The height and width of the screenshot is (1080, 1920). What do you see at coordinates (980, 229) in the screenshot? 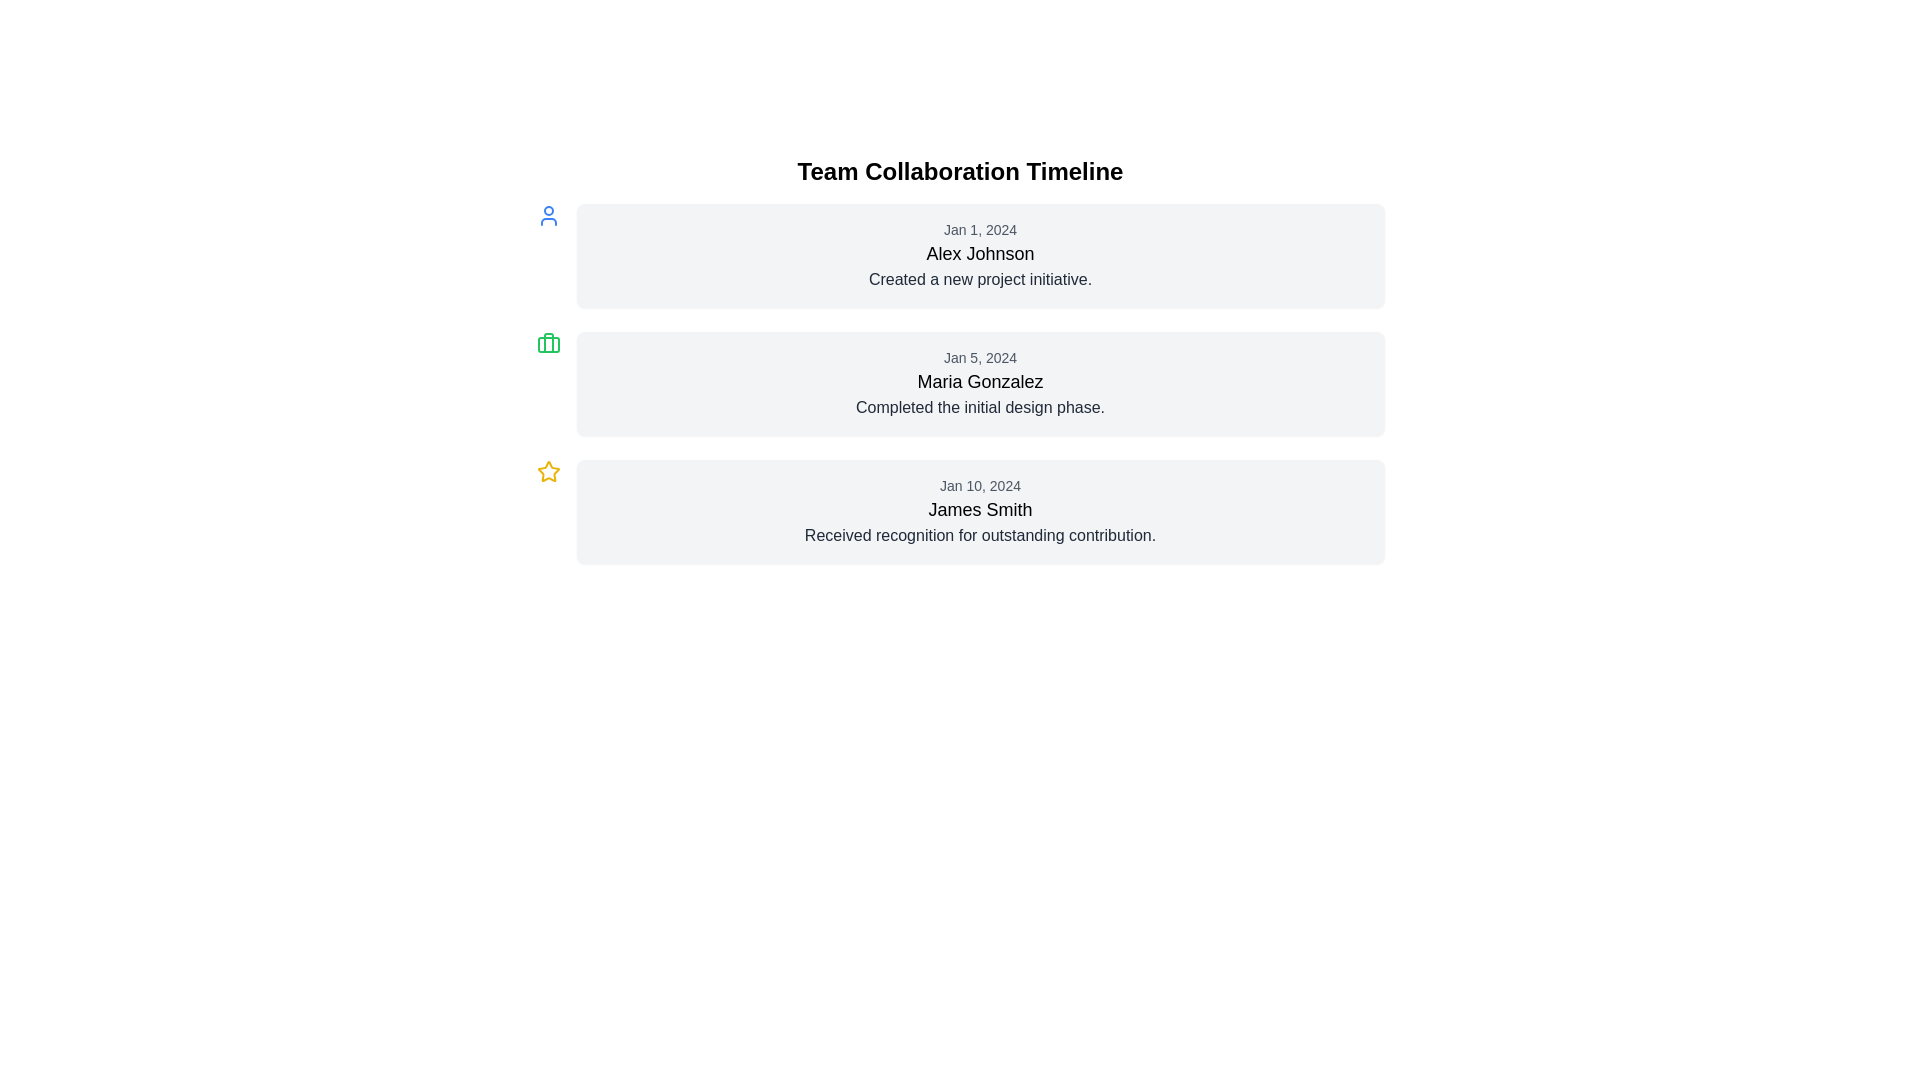
I see `the text label displaying the date 'Jan 1, 2024' which is styled in gray and located at the top of a card containing details about 'Alex Johnson'` at bounding box center [980, 229].